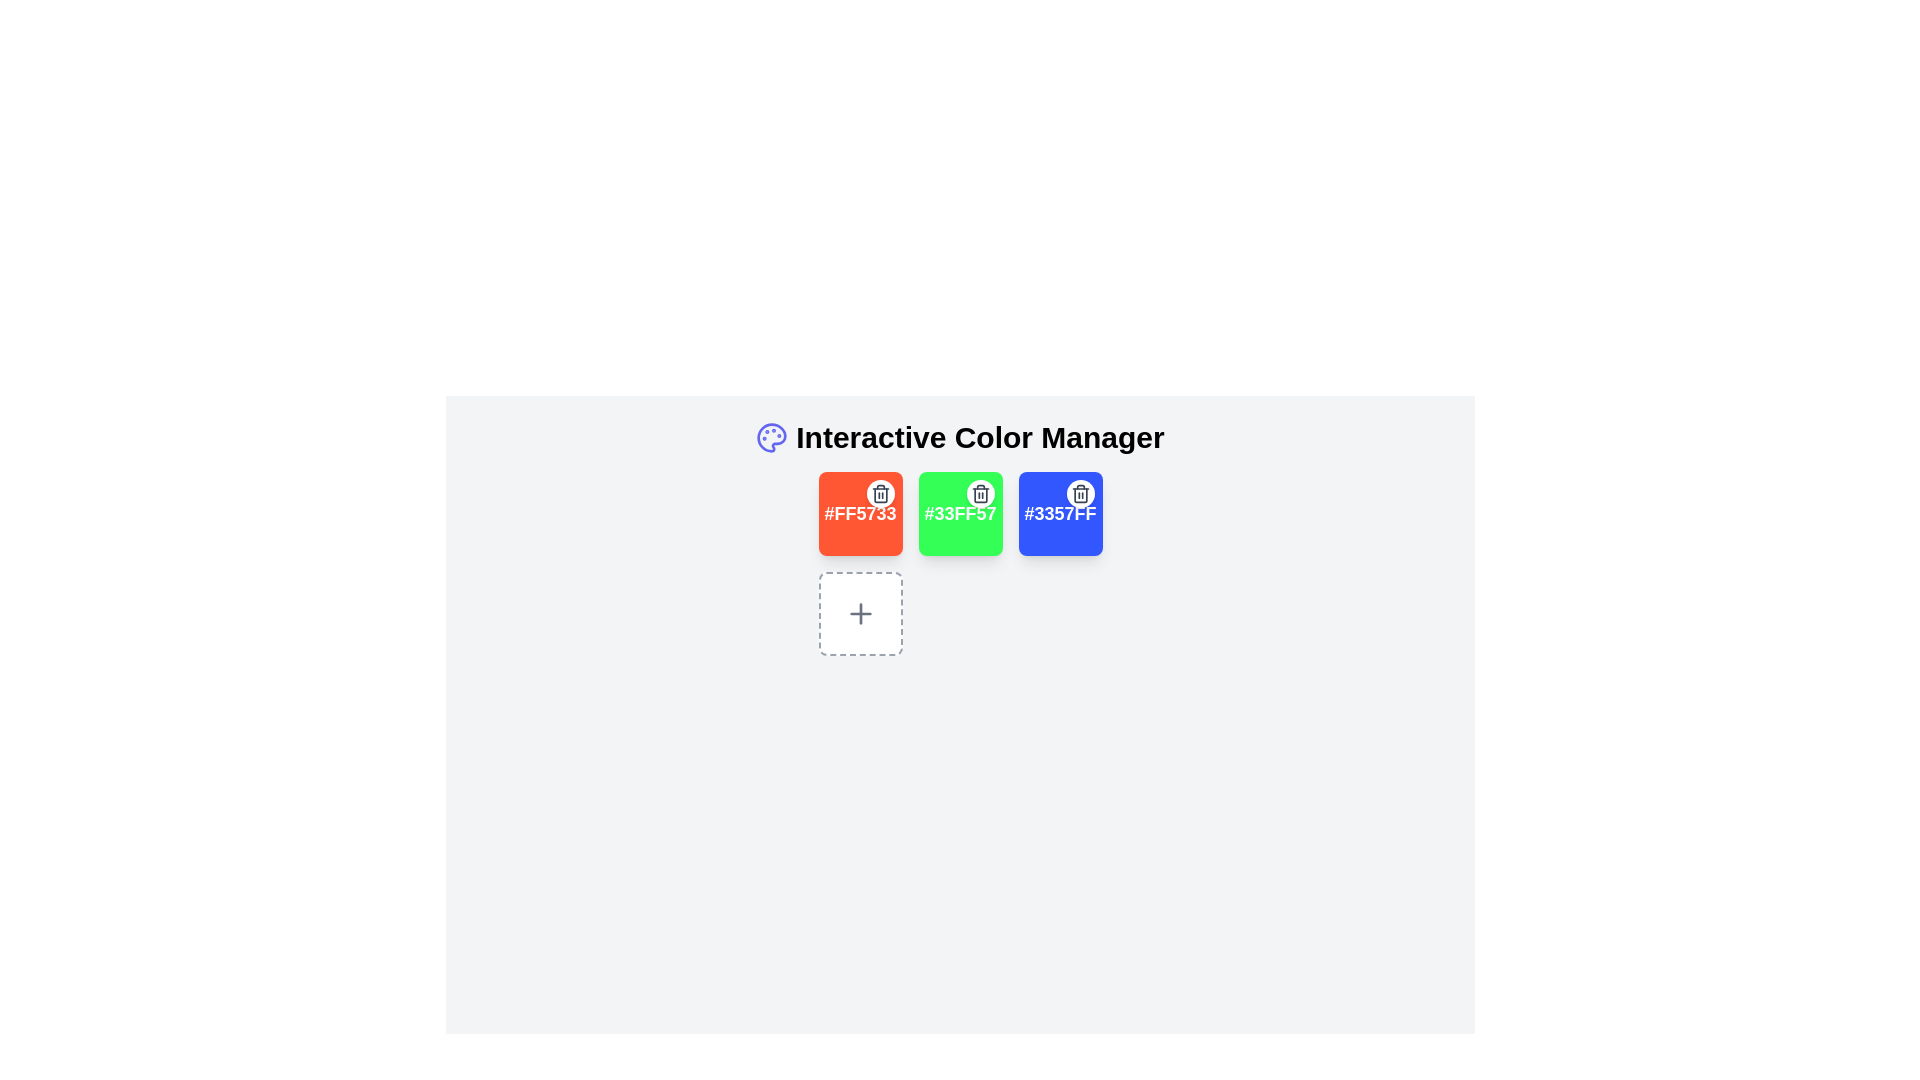 The width and height of the screenshot is (1920, 1080). What do you see at coordinates (880, 493) in the screenshot?
I see `the circular button with a white background and a trash bin icon located at the top-right corner of the red box labeled '#FF5733'` at bounding box center [880, 493].